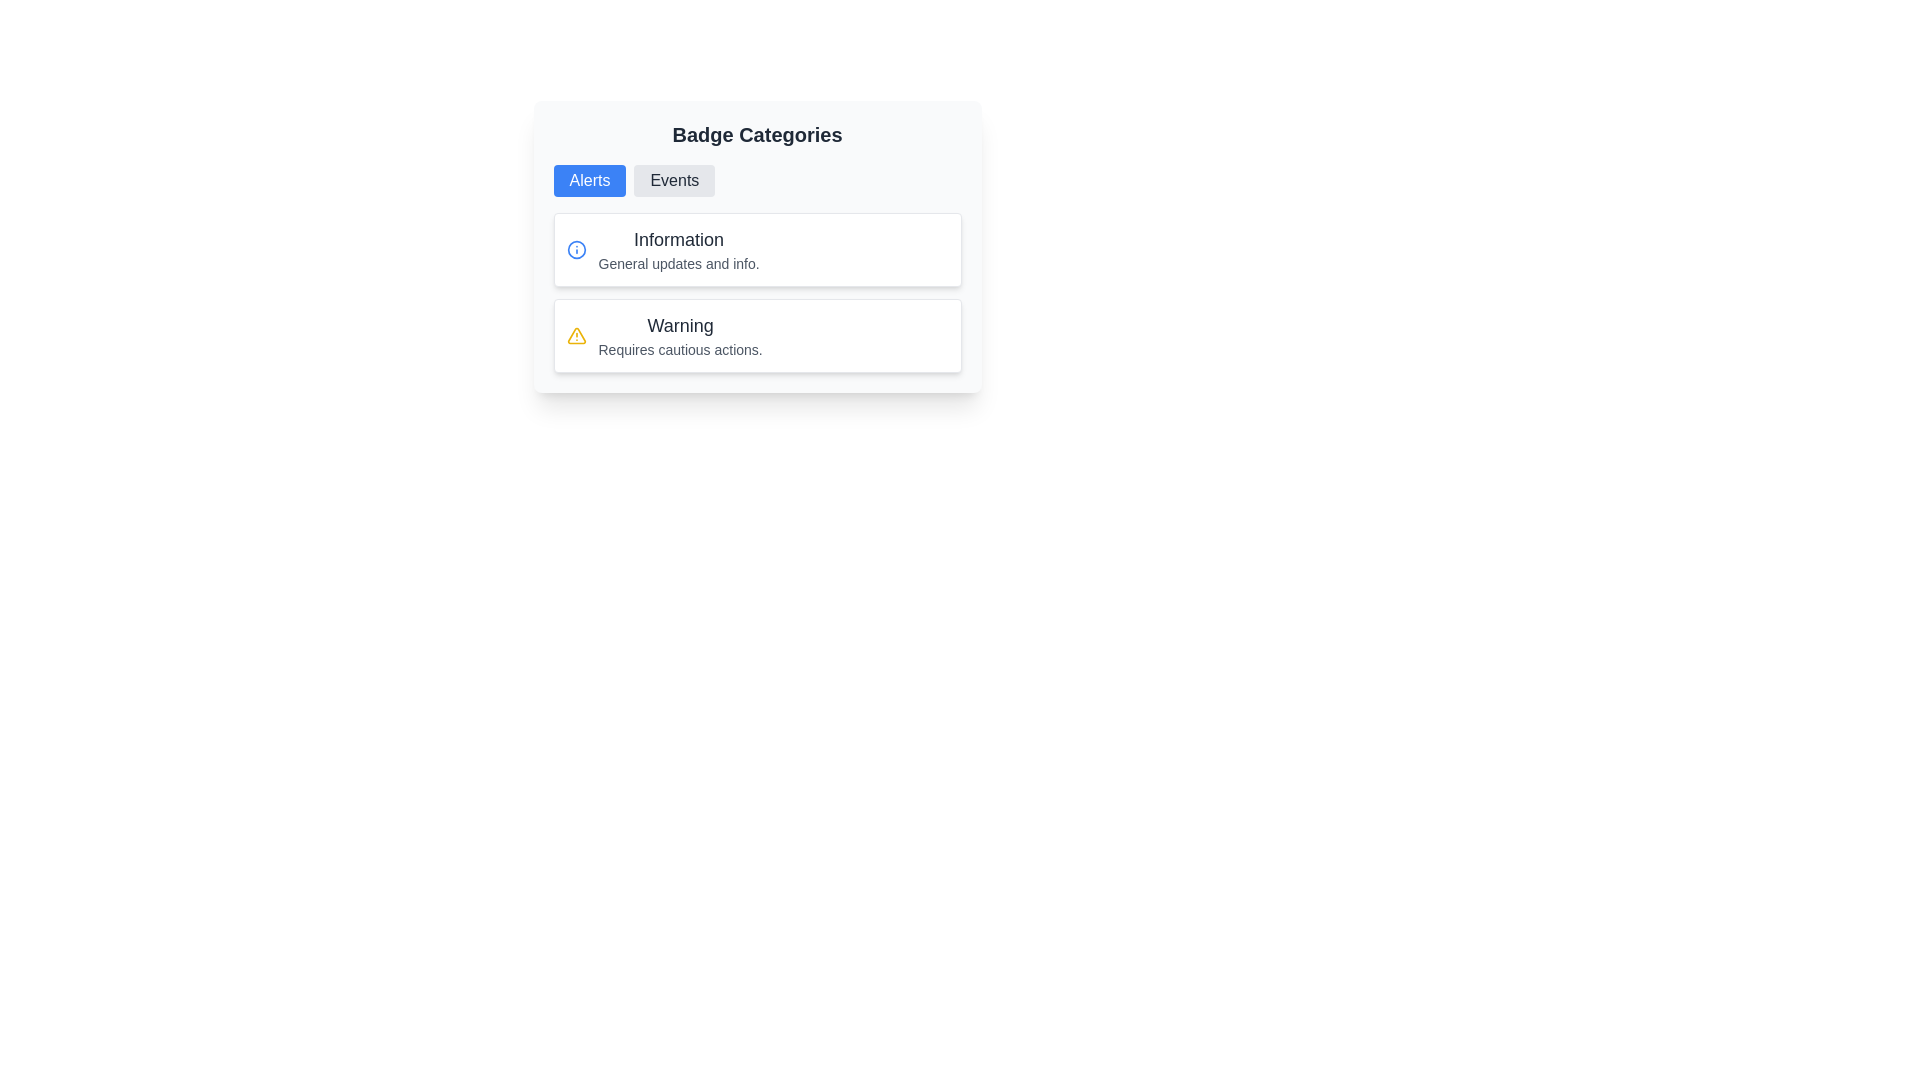  What do you see at coordinates (575, 334) in the screenshot?
I see `the warning icon located at the top-left corner of the 'Warning' list item under the 'Alerts' tab for further details` at bounding box center [575, 334].